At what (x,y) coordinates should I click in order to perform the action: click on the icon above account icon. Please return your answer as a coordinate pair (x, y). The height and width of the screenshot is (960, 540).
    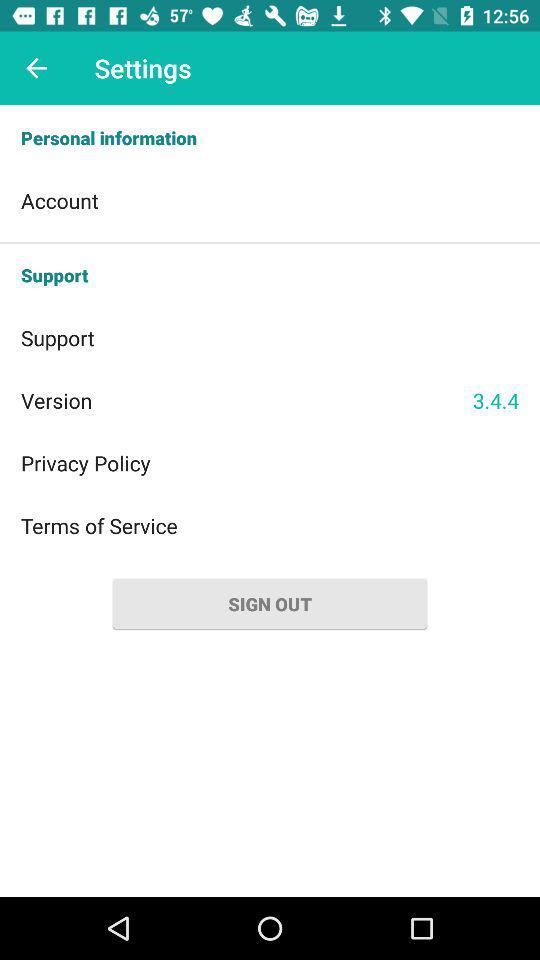
    Looking at the image, I should click on (270, 137).